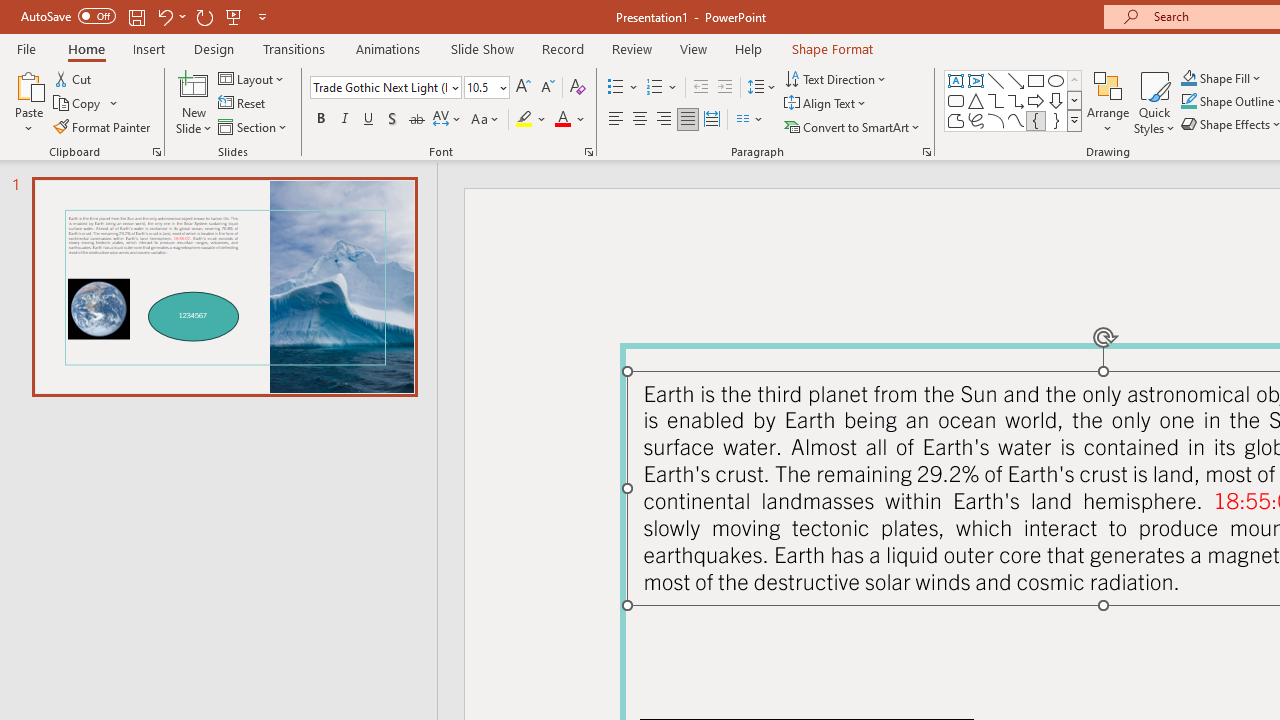 The width and height of the screenshot is (1280, 720). What do you see at coordinates (1073, 79) in the screenshot?
I see `'Row up'` at bounding box center [1073, 79].